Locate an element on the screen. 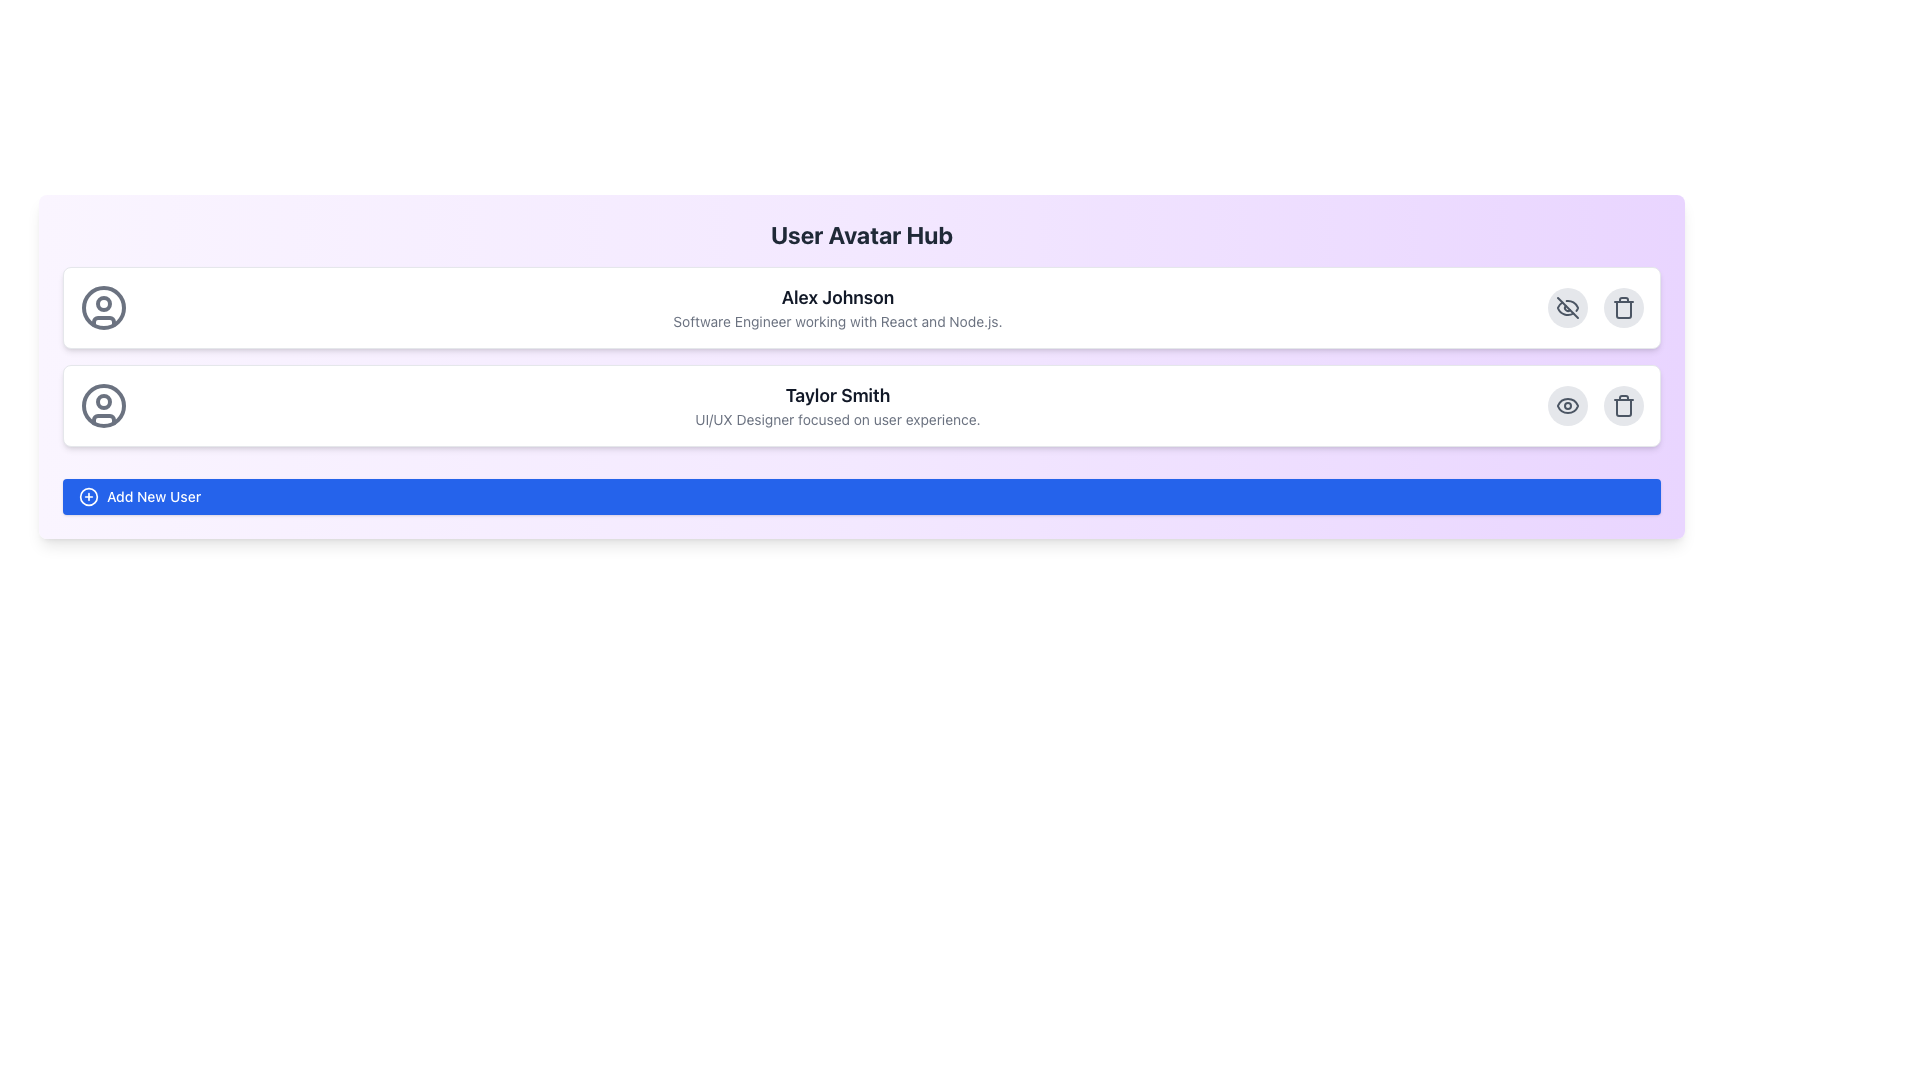  the trash can icon, which is a clean modern style icon with rounded edges, located as the third icon from the left in the second user entry interface is located at coordinates (1623, 405).